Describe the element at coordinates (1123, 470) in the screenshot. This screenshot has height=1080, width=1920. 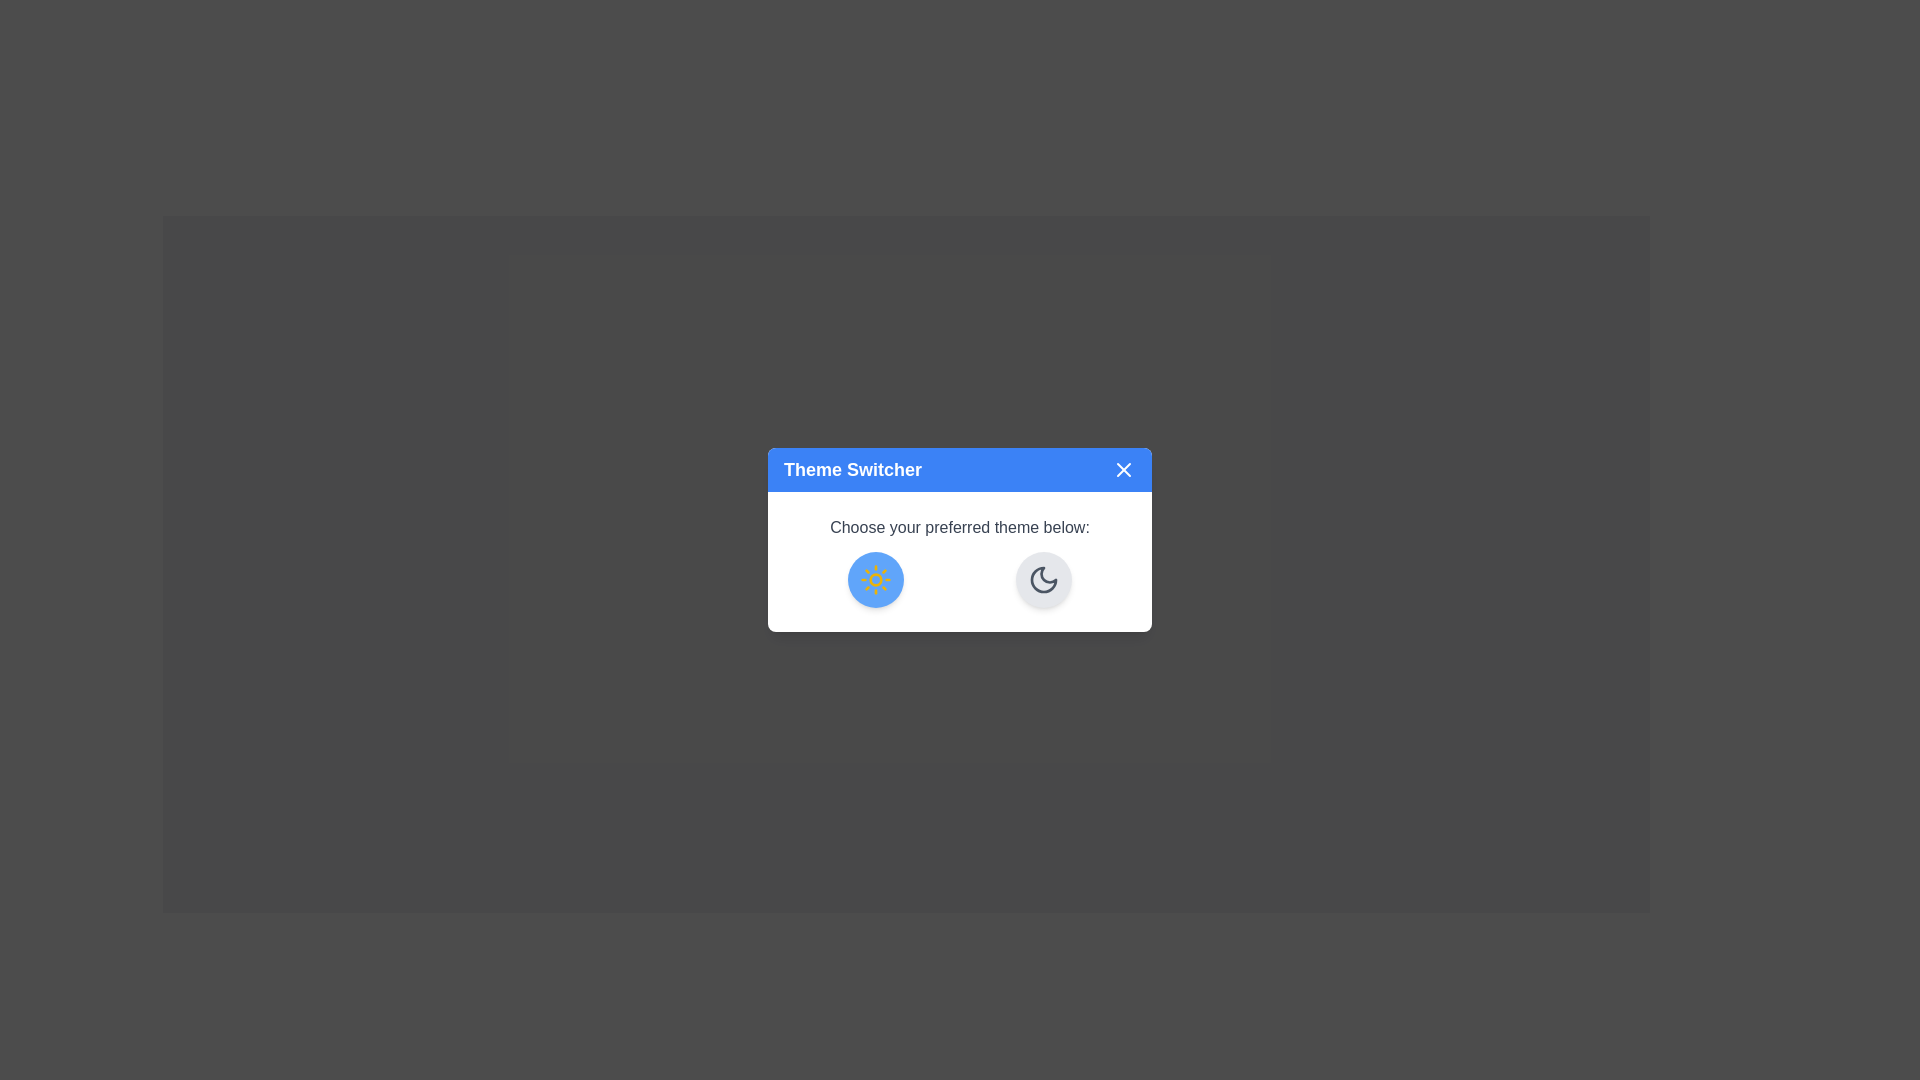
I see `the close button represented by a diagonal line in an 'X' shape within a circular red background, located in the top-right corner of the blue header bar labeled 'Theme Switcher'` at that location.